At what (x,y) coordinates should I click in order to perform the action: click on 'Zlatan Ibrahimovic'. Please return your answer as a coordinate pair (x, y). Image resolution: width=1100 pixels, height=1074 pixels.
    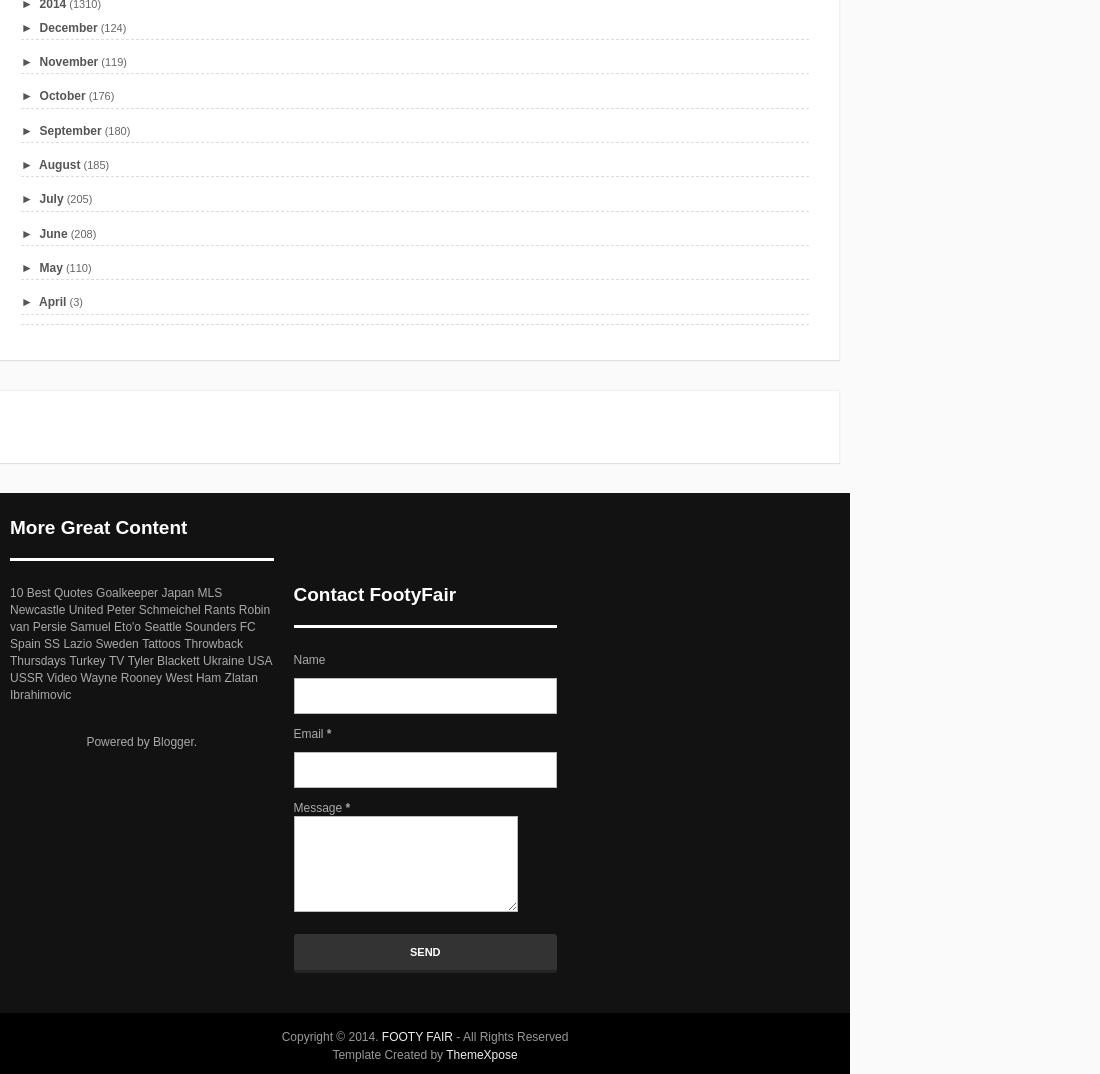
    Looking at the image, I should click on (133, 684).